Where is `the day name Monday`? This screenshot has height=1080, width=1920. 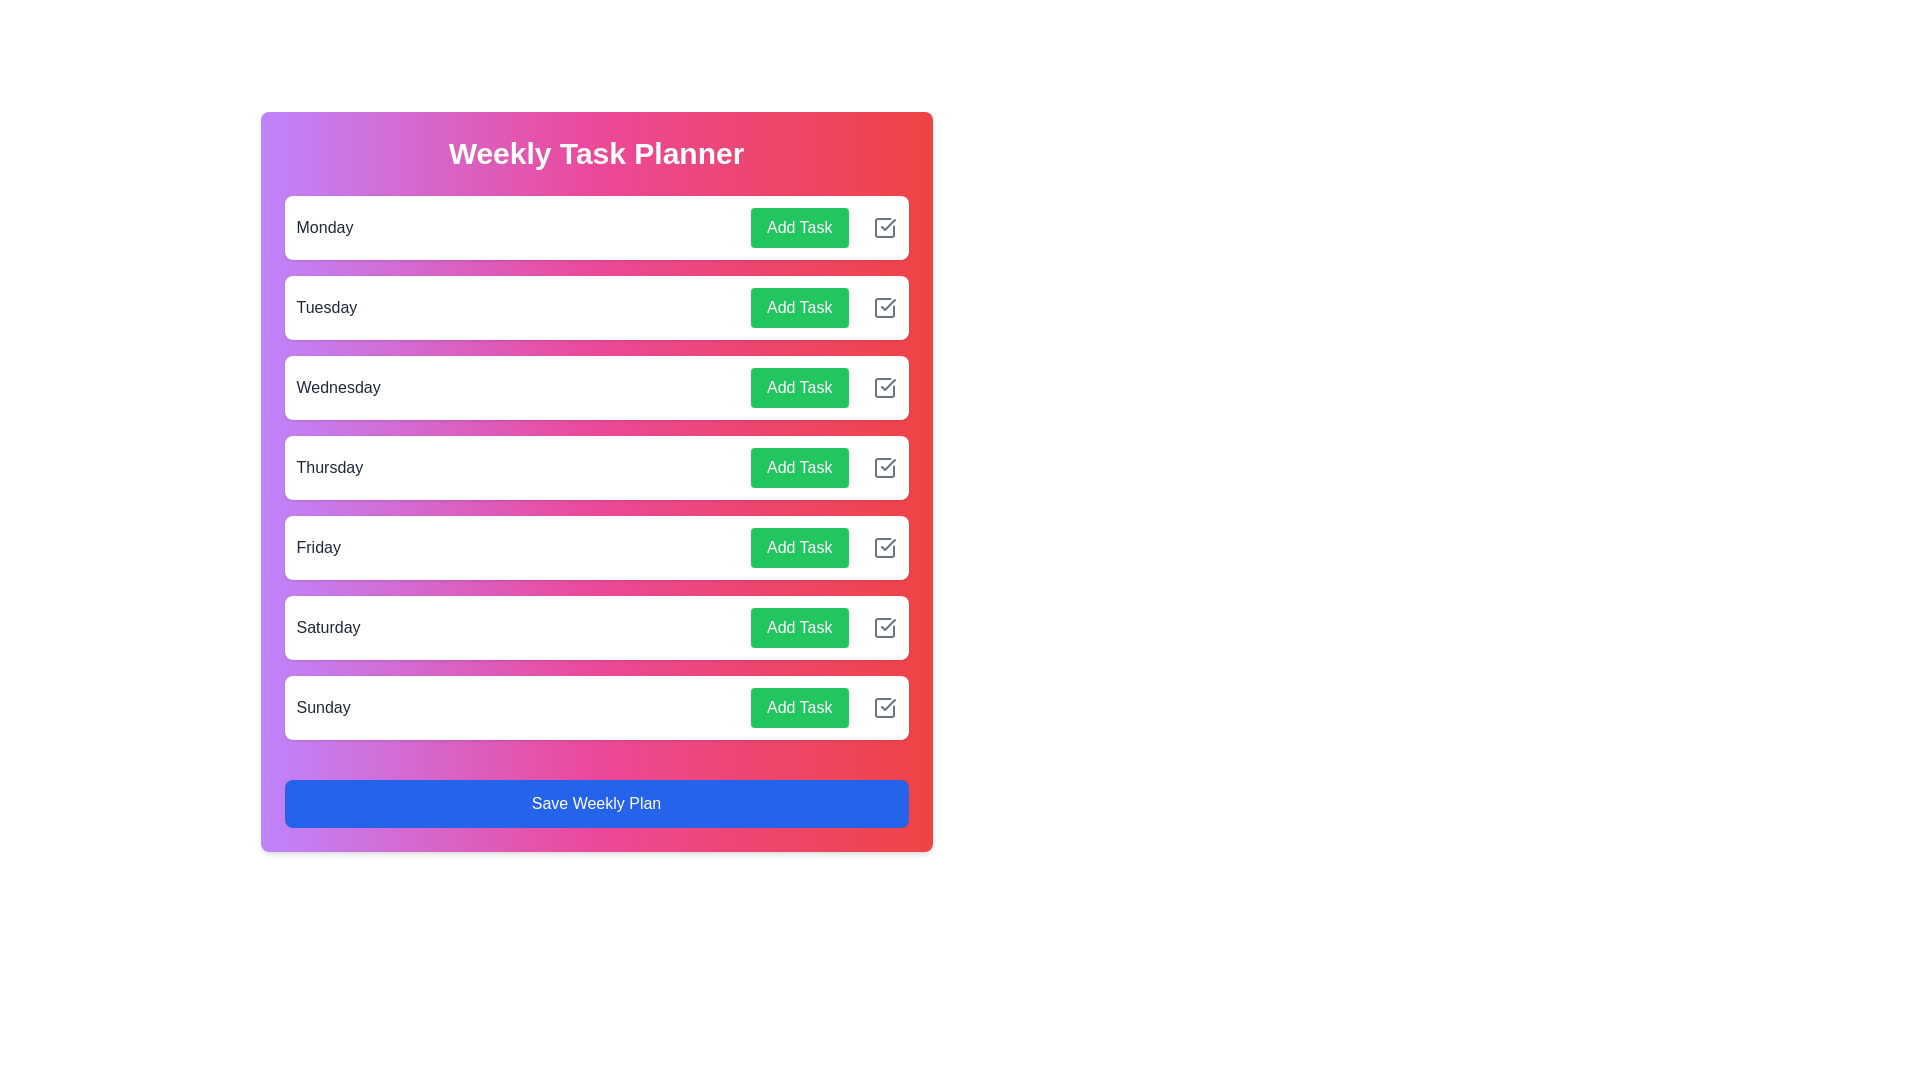 the day name Monday is located at coordinates (324, 226).